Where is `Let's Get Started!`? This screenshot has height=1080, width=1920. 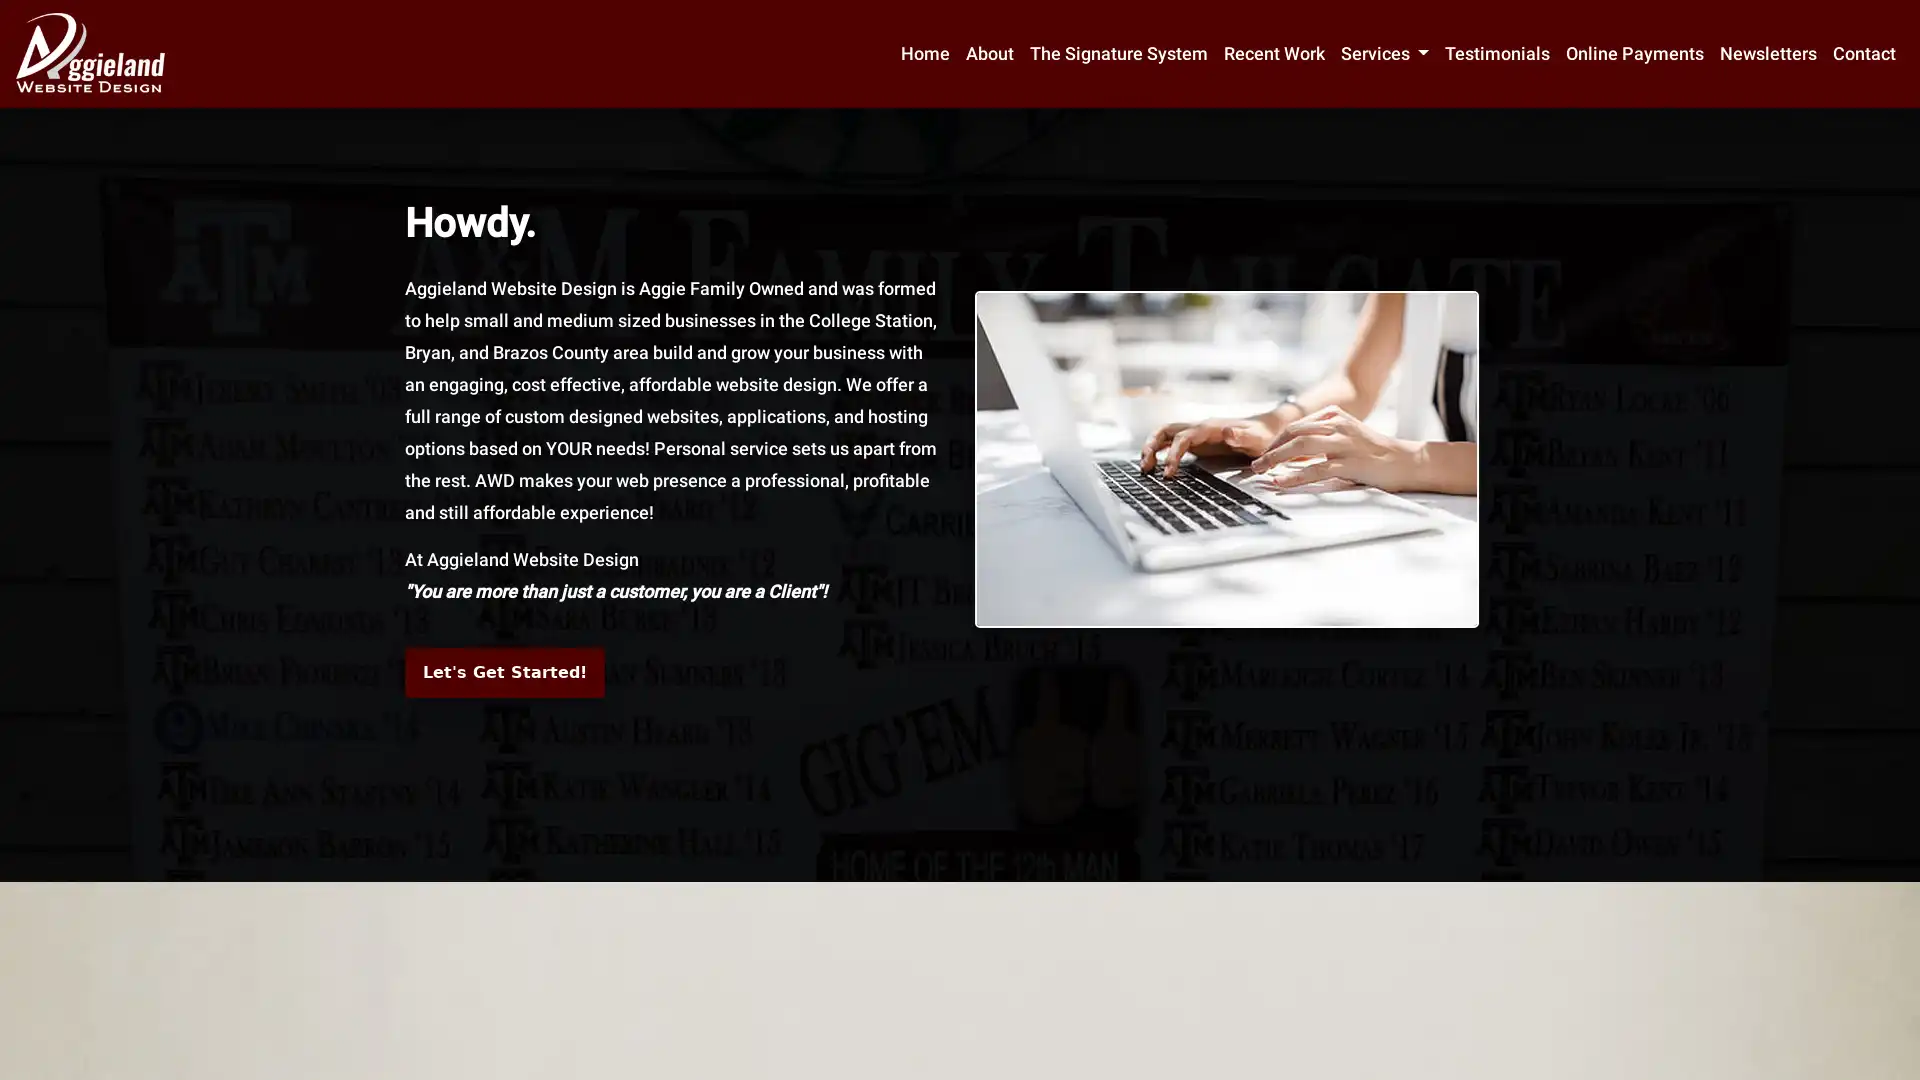
Let's Get Started! is located at coordinates (504, 672).